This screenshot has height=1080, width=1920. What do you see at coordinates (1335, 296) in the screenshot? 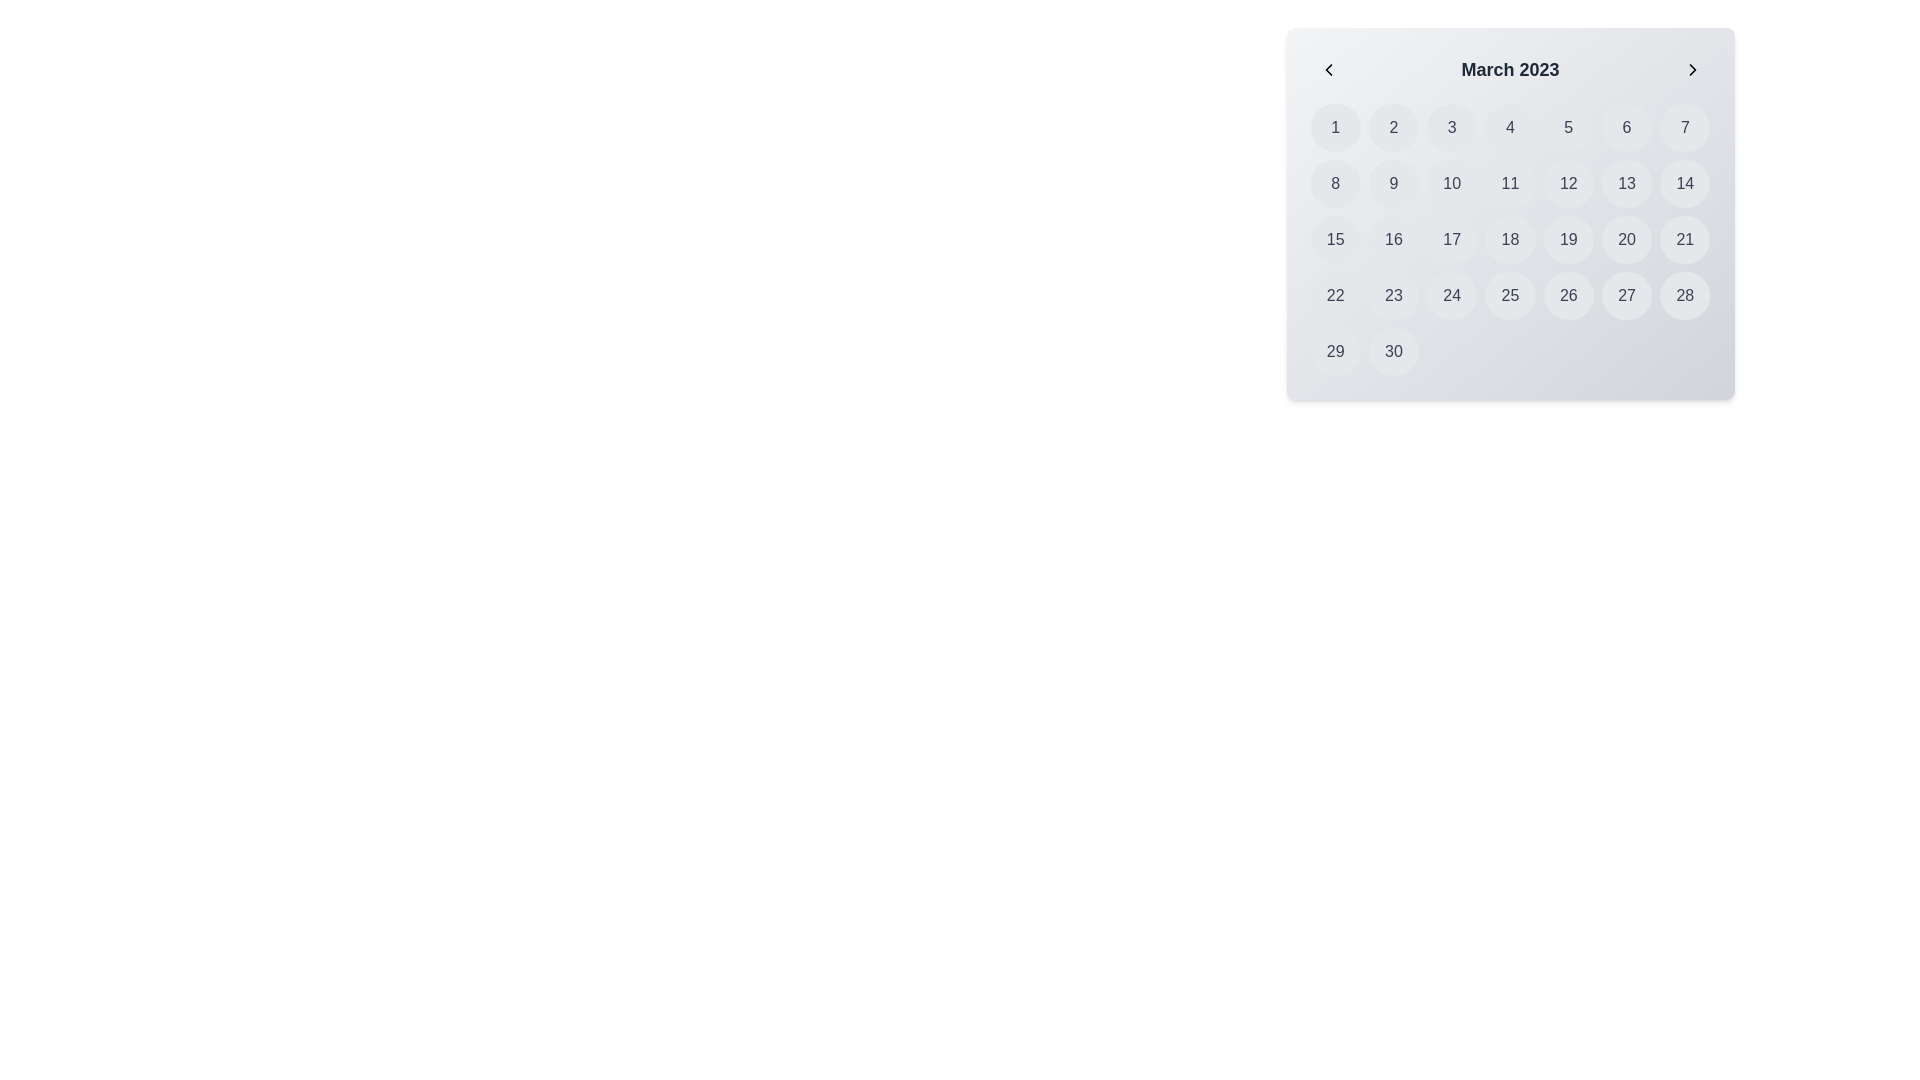
I see `the button representing the 22nd day of the month in the calendar, located in the fourth row and first column of the grid, under the number '15' button` at bounding box center [1335, 296].